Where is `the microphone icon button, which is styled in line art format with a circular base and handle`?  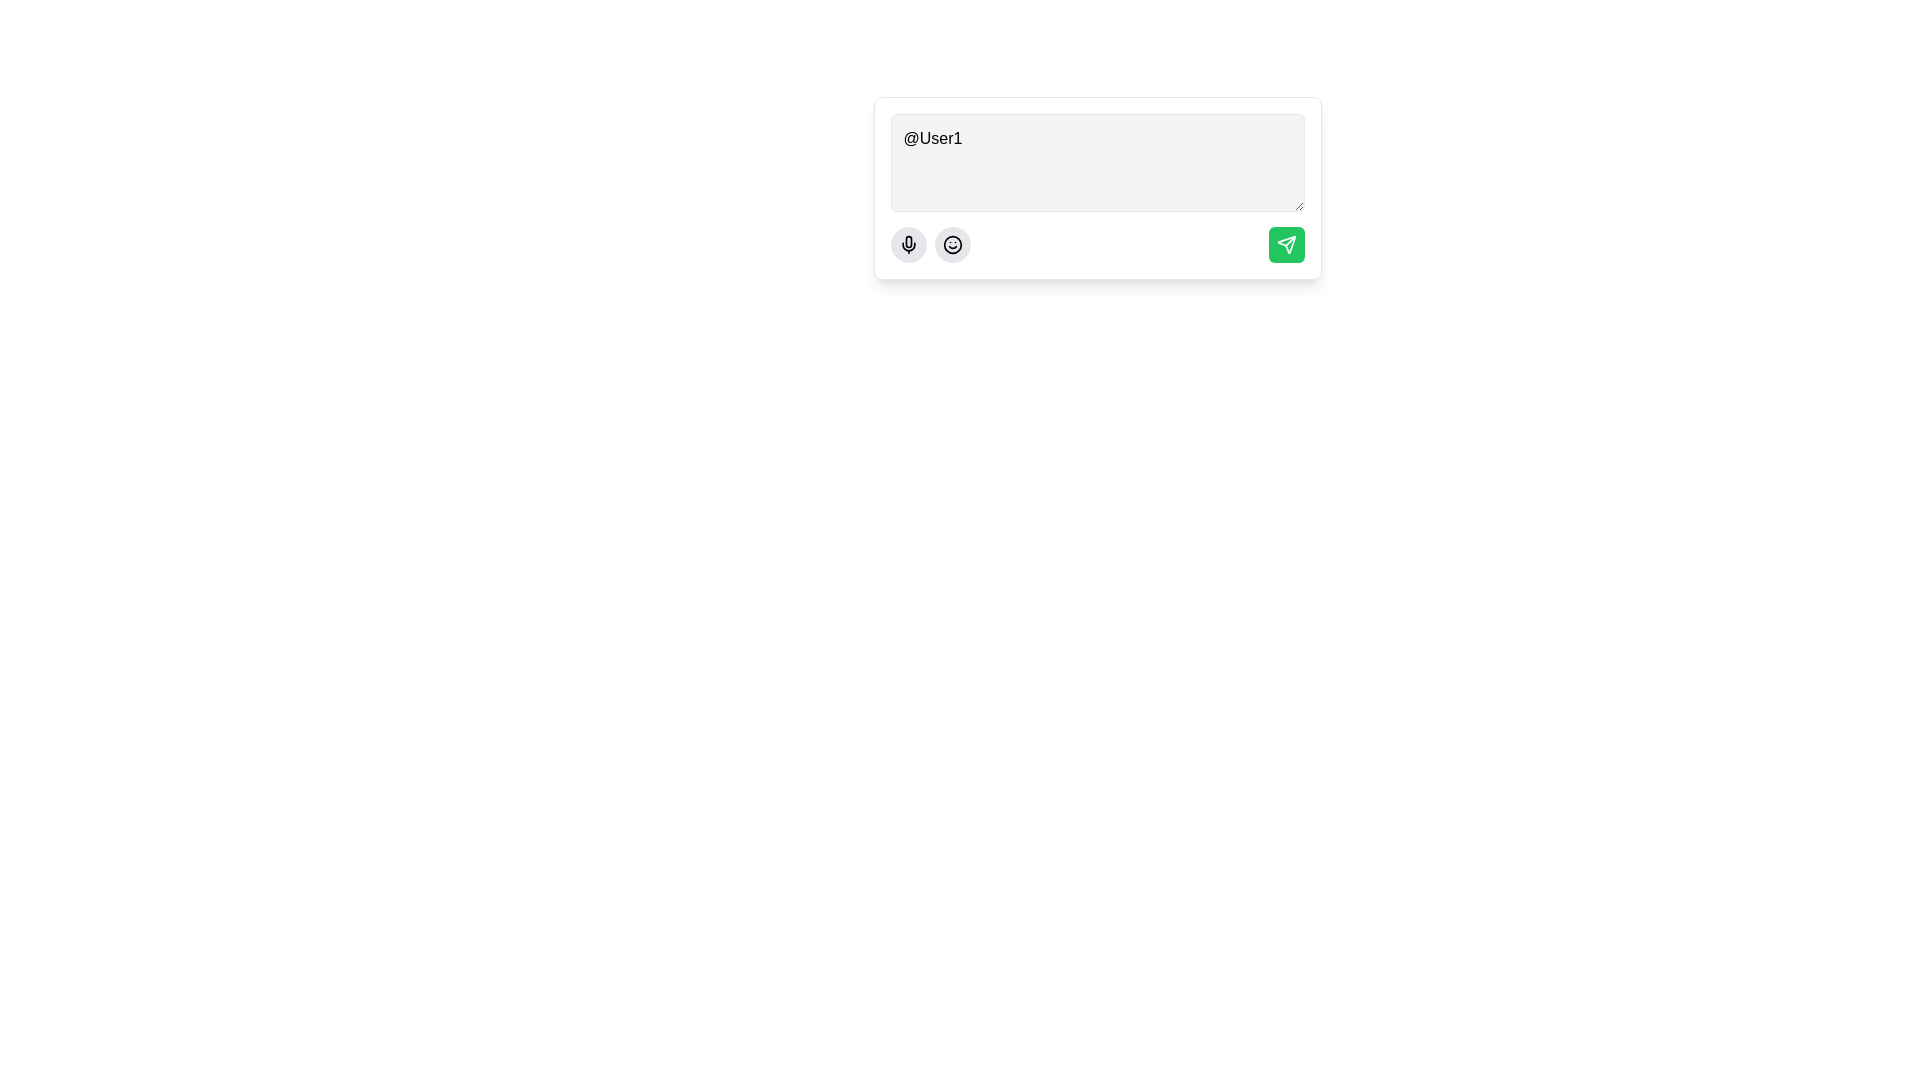
the microphone icon button, which is styled in line art format with a circular base and handle is located at coordinates (907, 244).